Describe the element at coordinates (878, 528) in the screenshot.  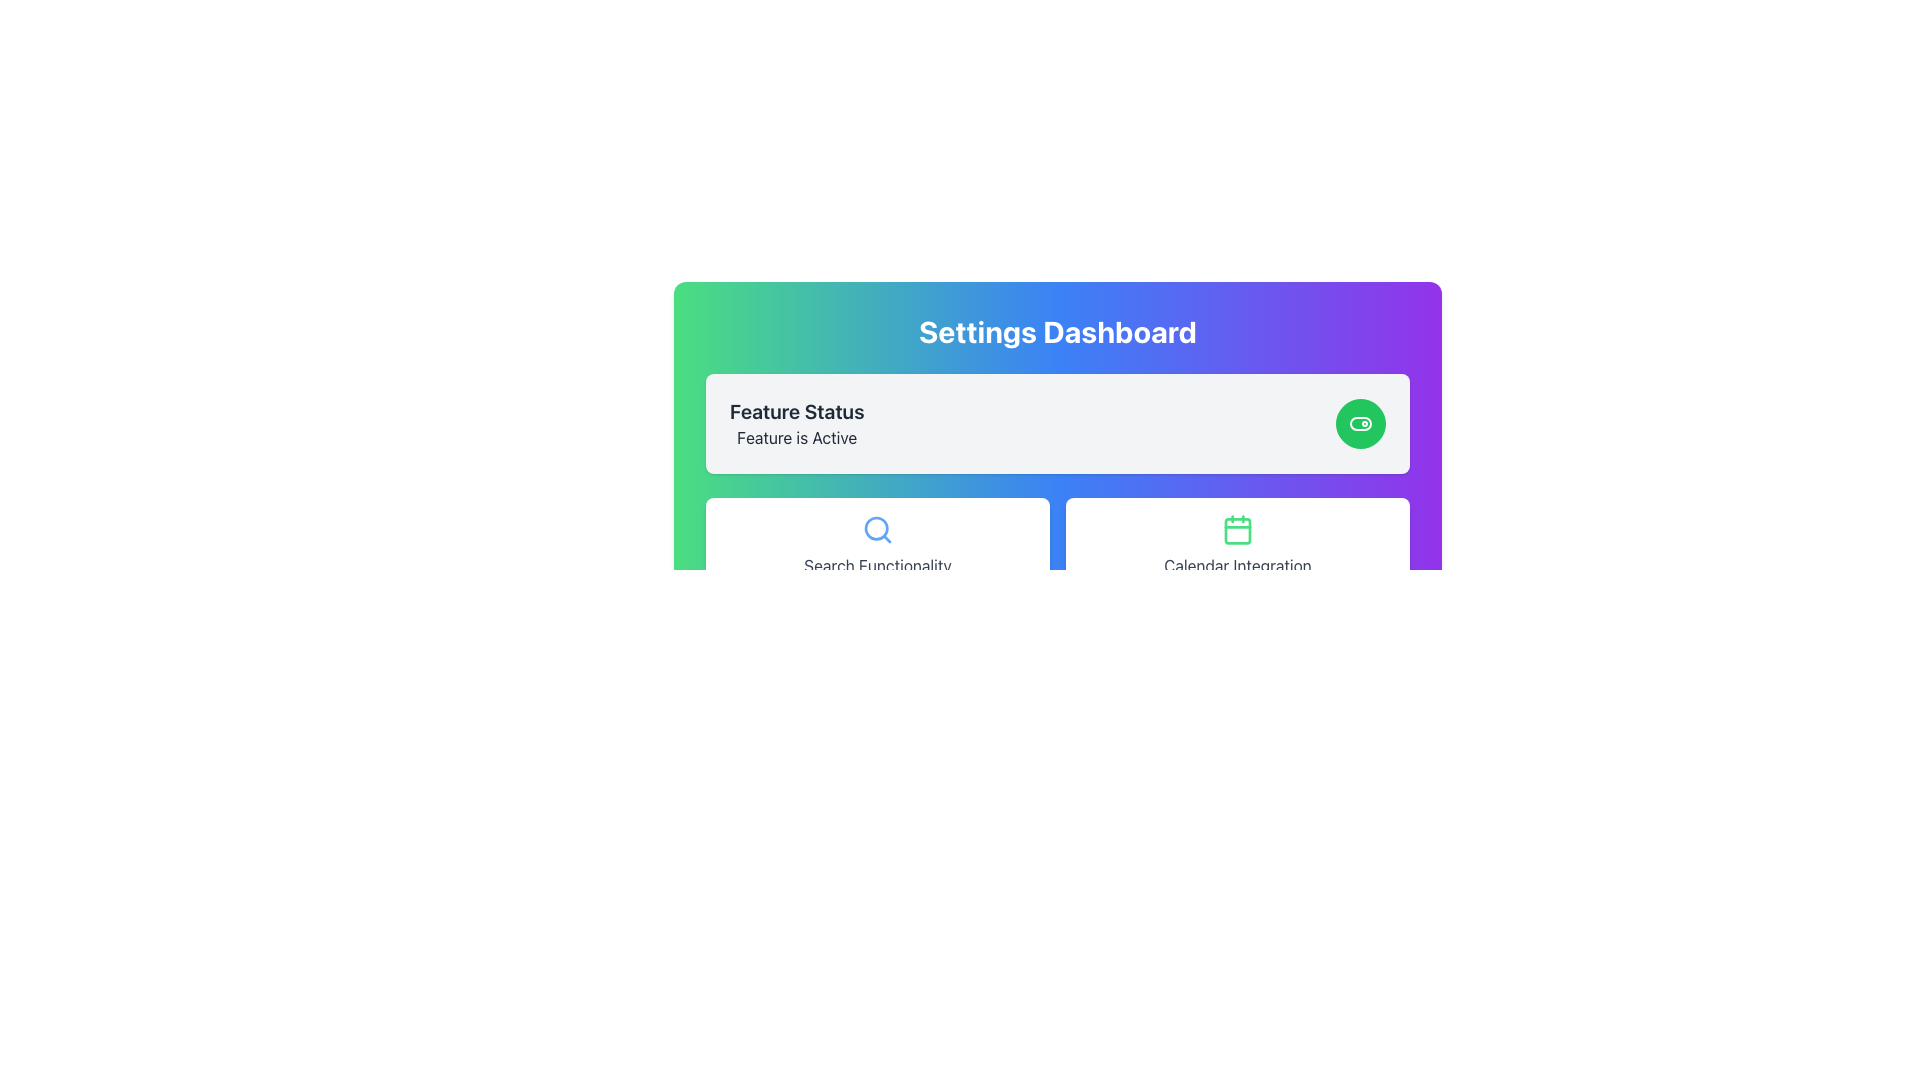
I see `the magnifying glass icon with a blue outline, located within the rounded white card labeled 'Search Functionality'` at that location.